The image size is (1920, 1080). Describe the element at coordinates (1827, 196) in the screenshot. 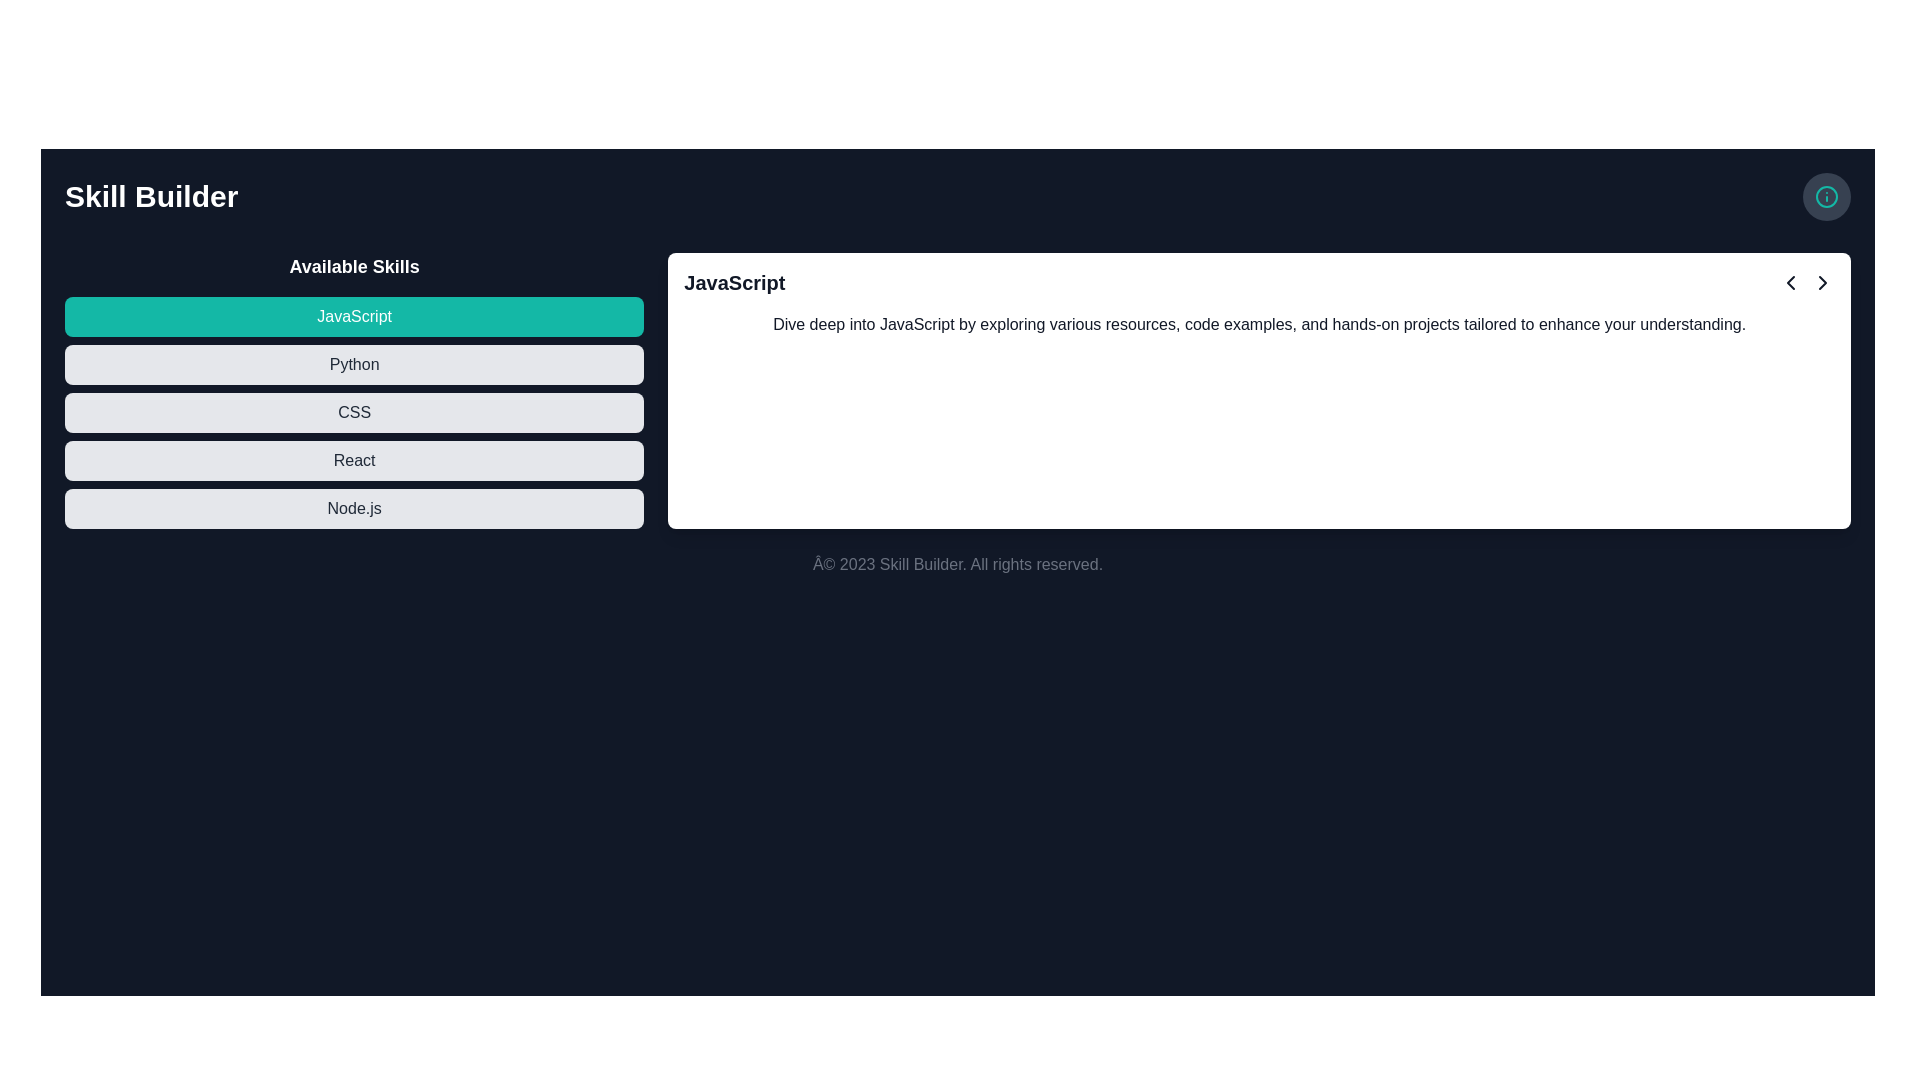

I see `the circular SVG element with a teal stroke color located in the top-right corner of the interface, near the navigation controls` at that location.